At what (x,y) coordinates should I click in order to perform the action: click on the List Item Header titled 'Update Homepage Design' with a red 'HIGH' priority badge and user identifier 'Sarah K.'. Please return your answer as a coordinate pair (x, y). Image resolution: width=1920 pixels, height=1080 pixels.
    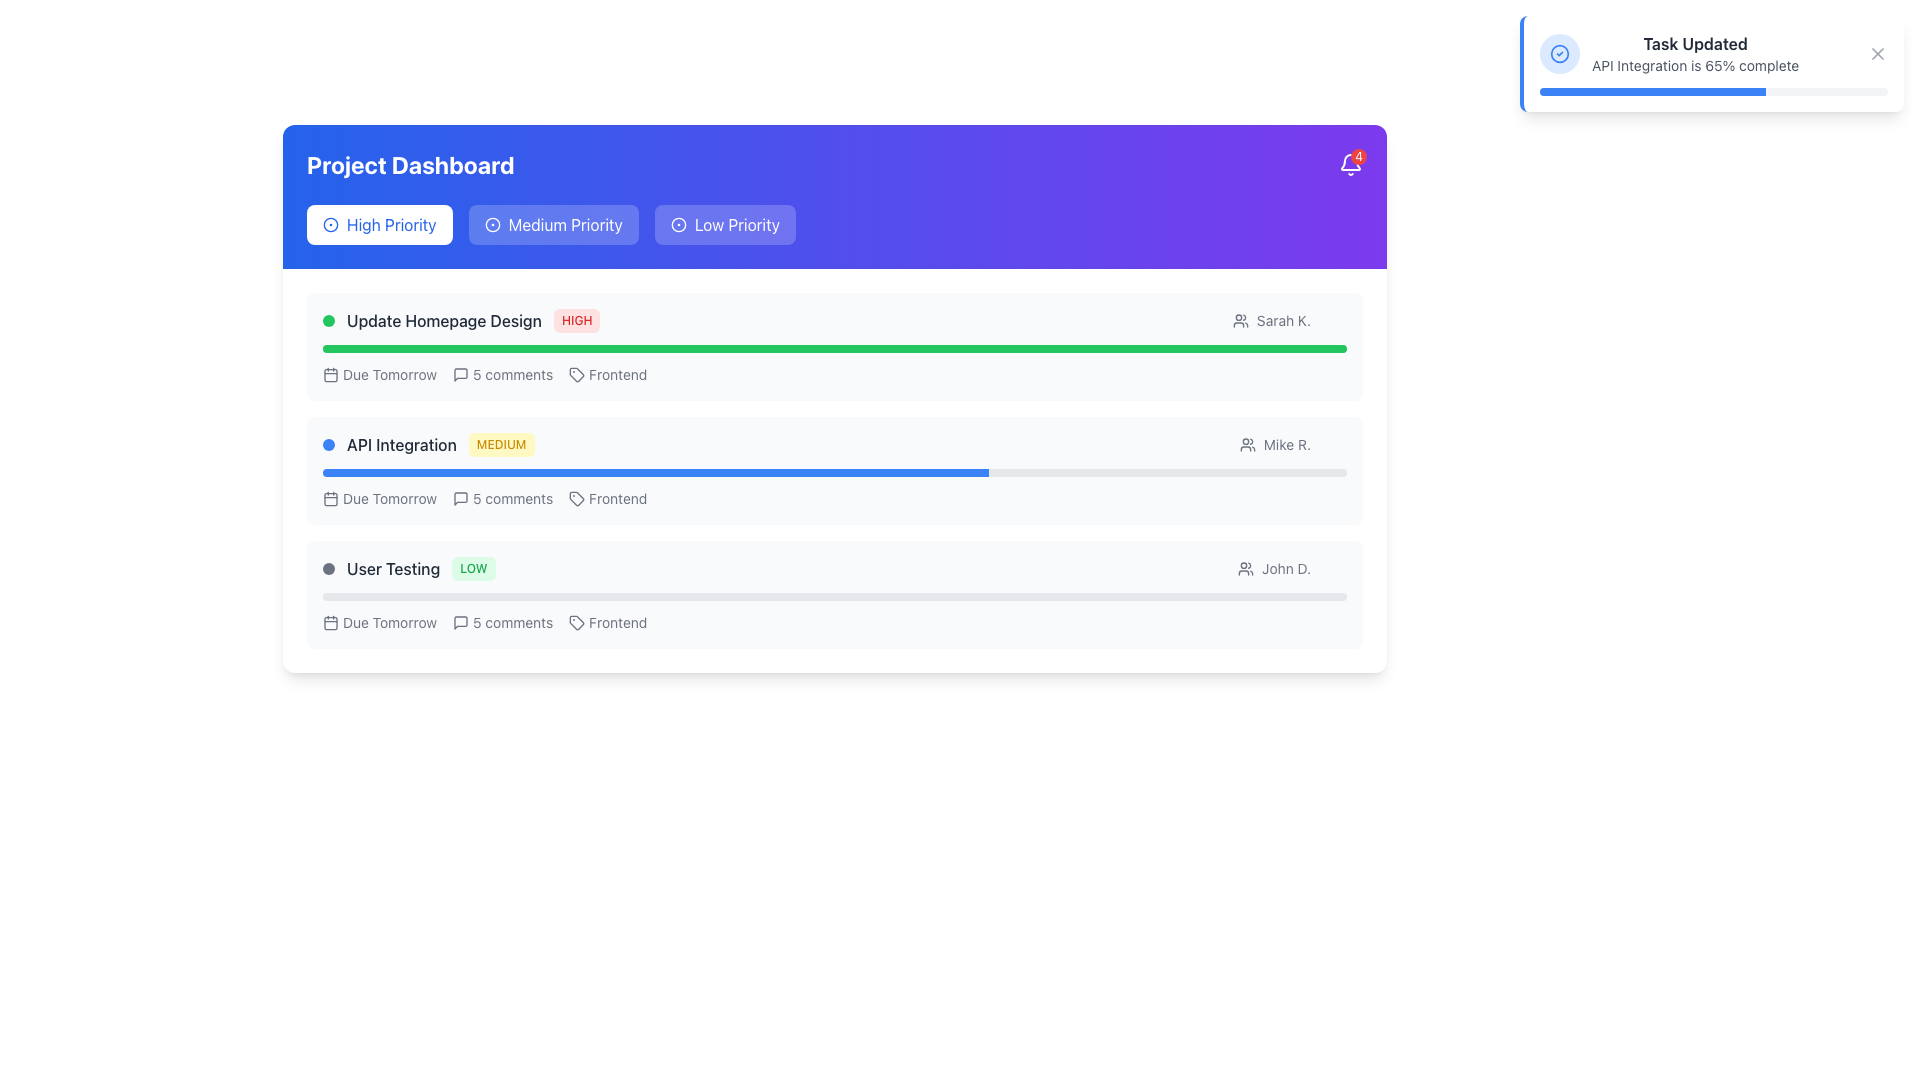
    Looking at the image, I should click on (835, 319).